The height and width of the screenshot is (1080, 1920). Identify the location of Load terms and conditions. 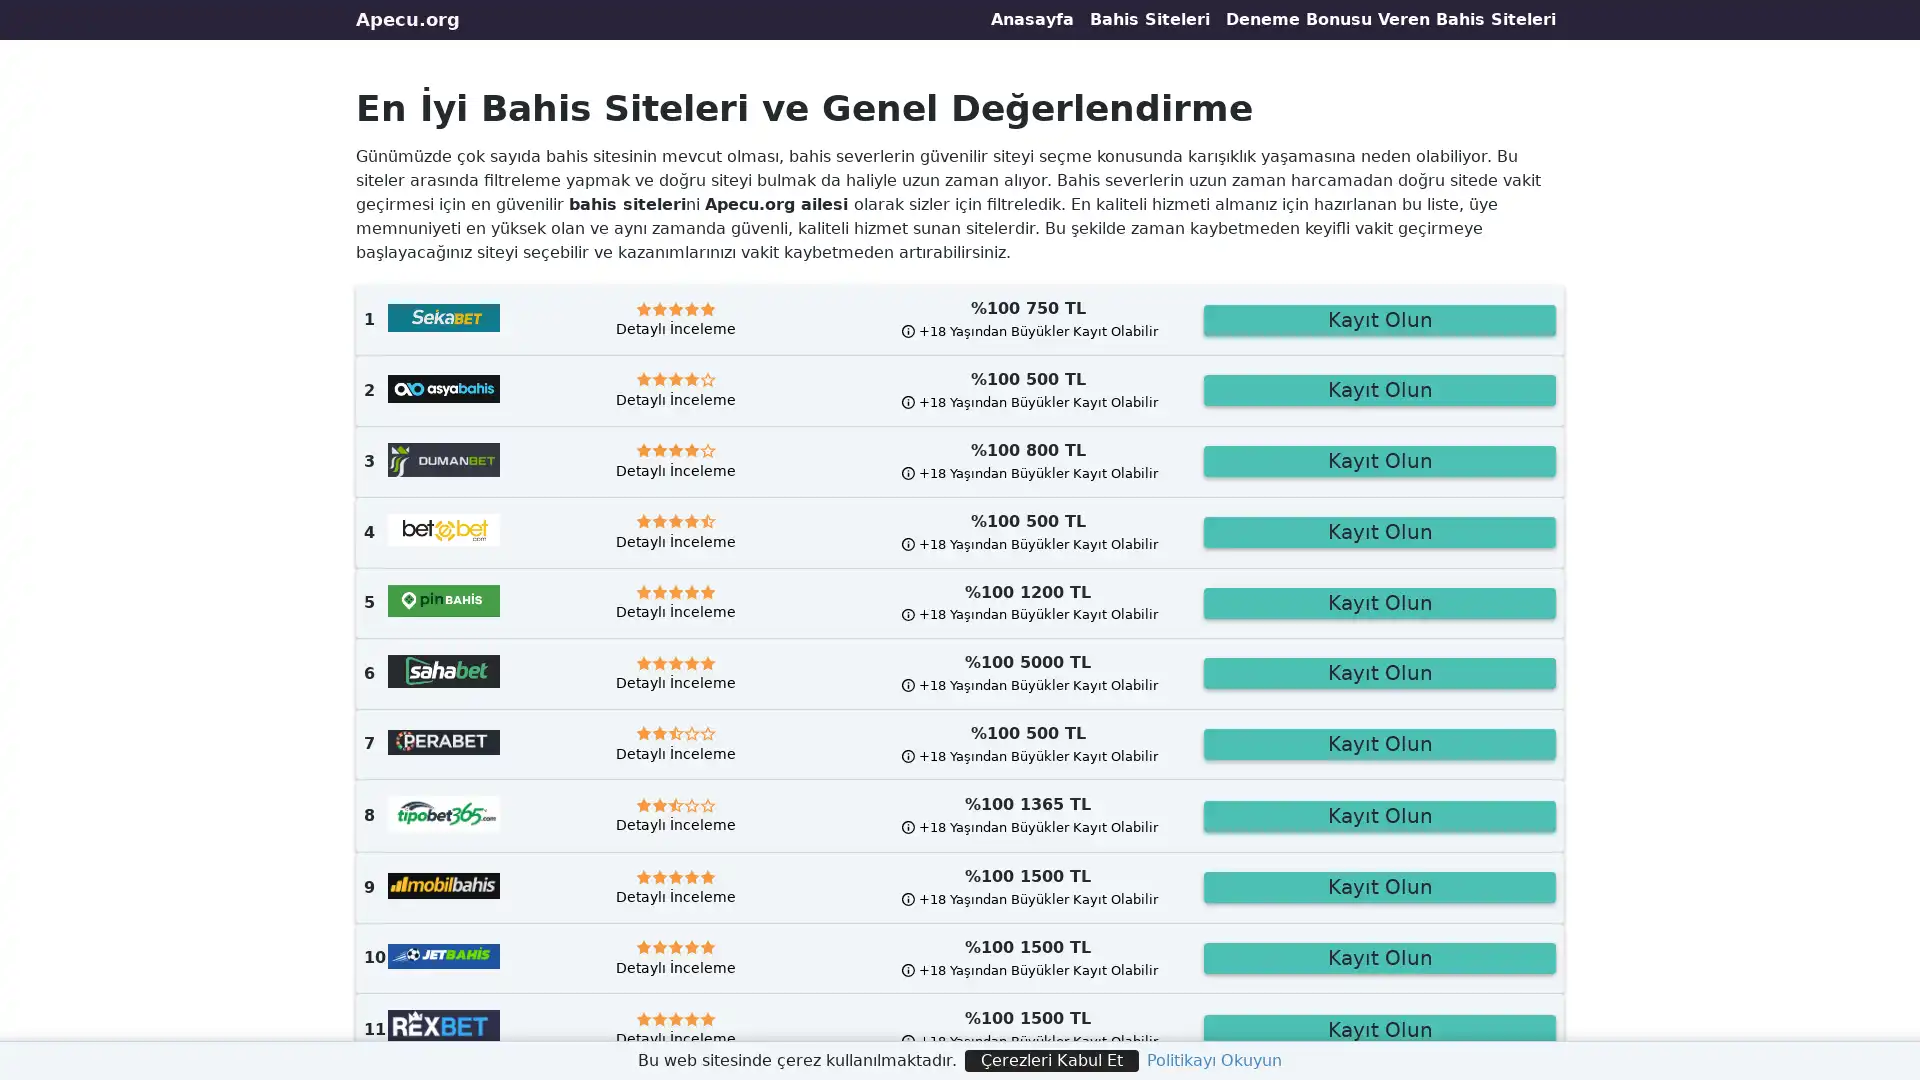
(1027, 543).